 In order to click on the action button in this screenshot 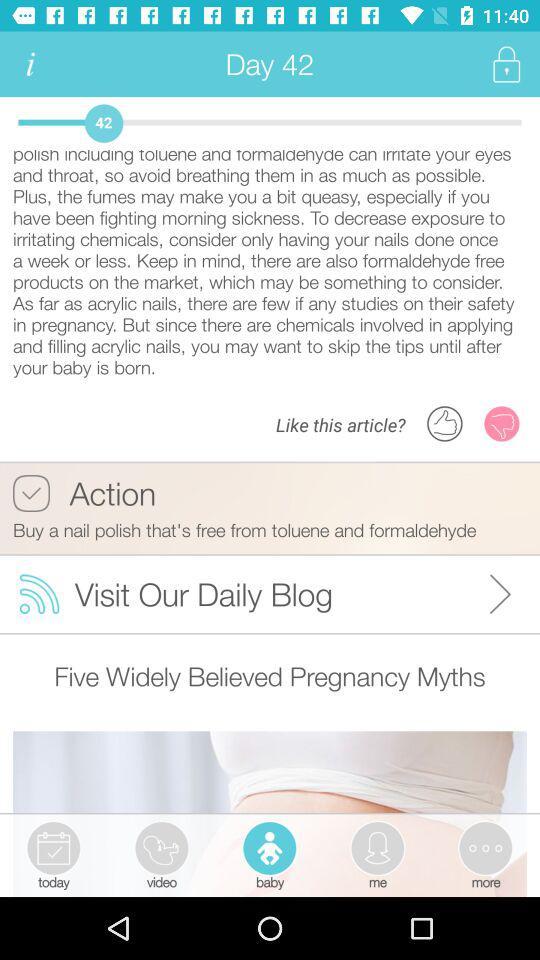, I will do `click(83, 492)`.